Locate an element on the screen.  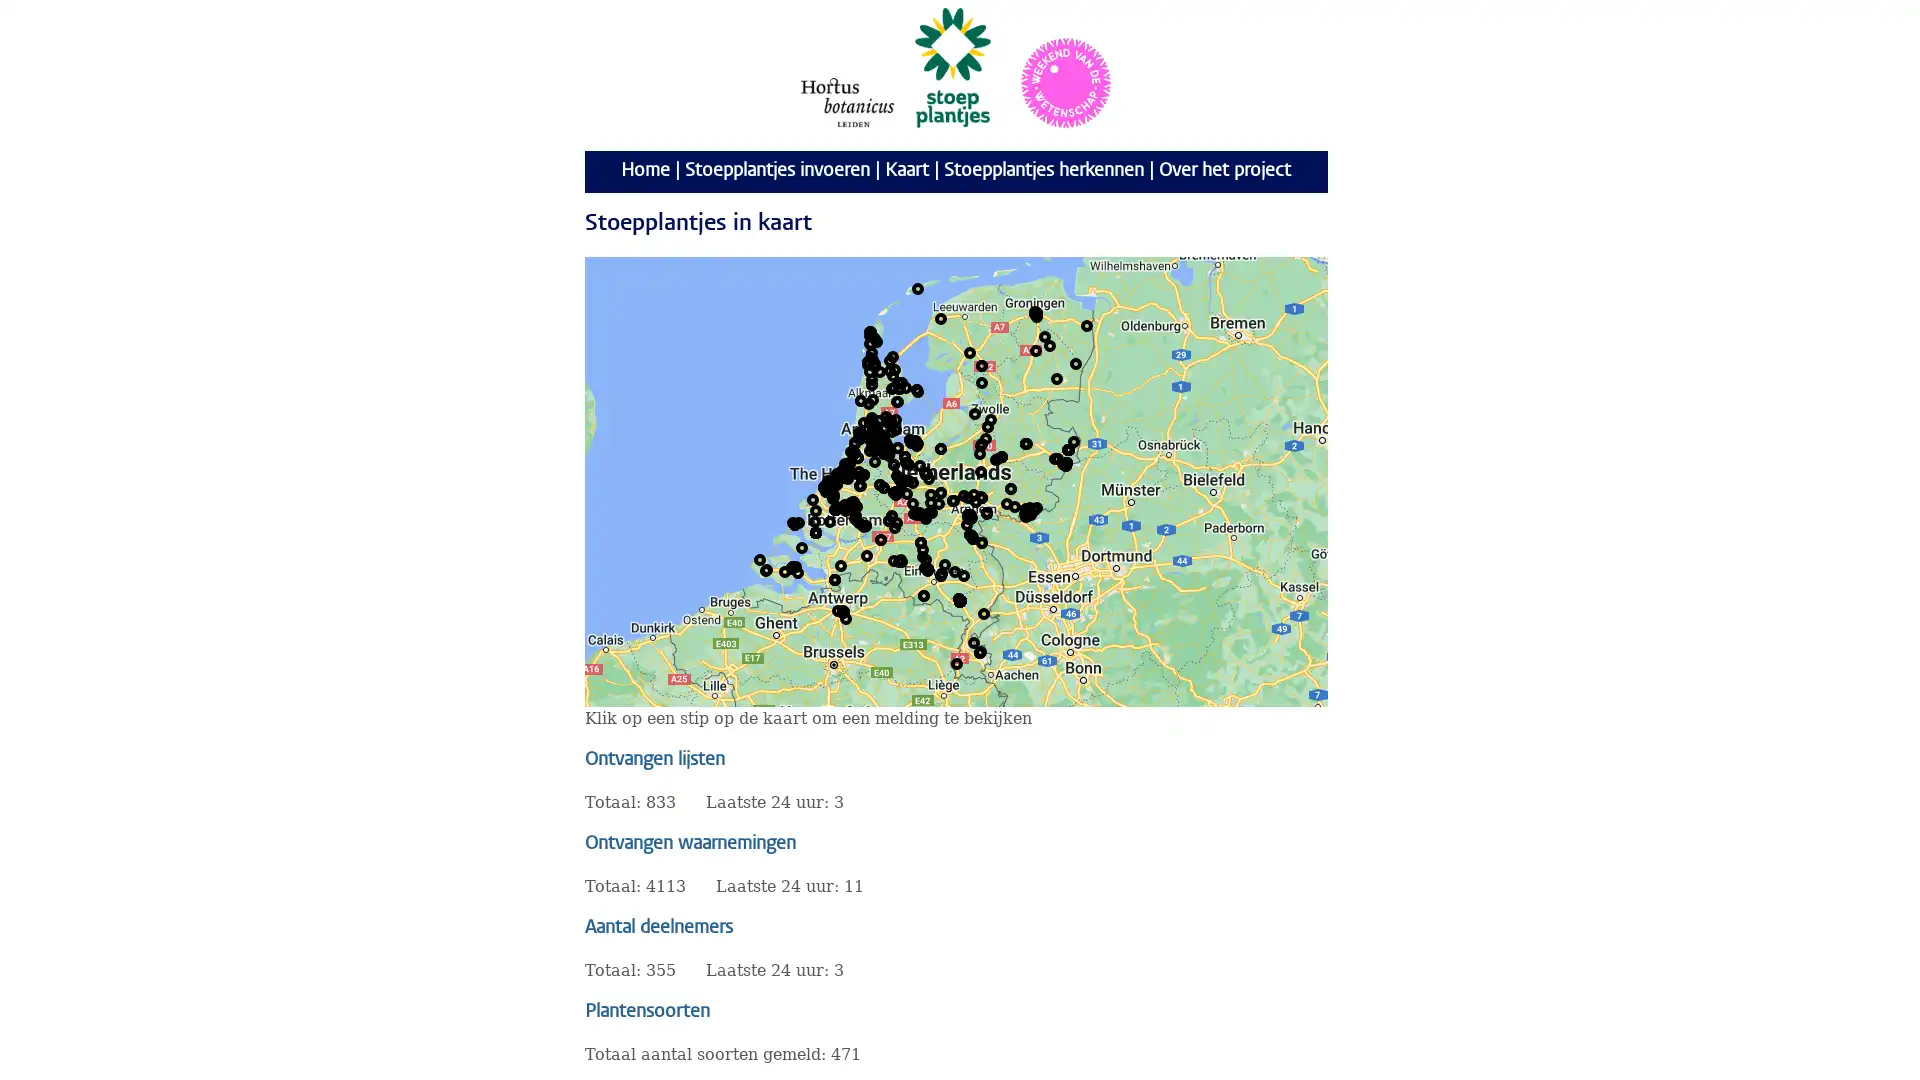
Telling van op 29 oktober 2021 is located at coordinates (869, 433).